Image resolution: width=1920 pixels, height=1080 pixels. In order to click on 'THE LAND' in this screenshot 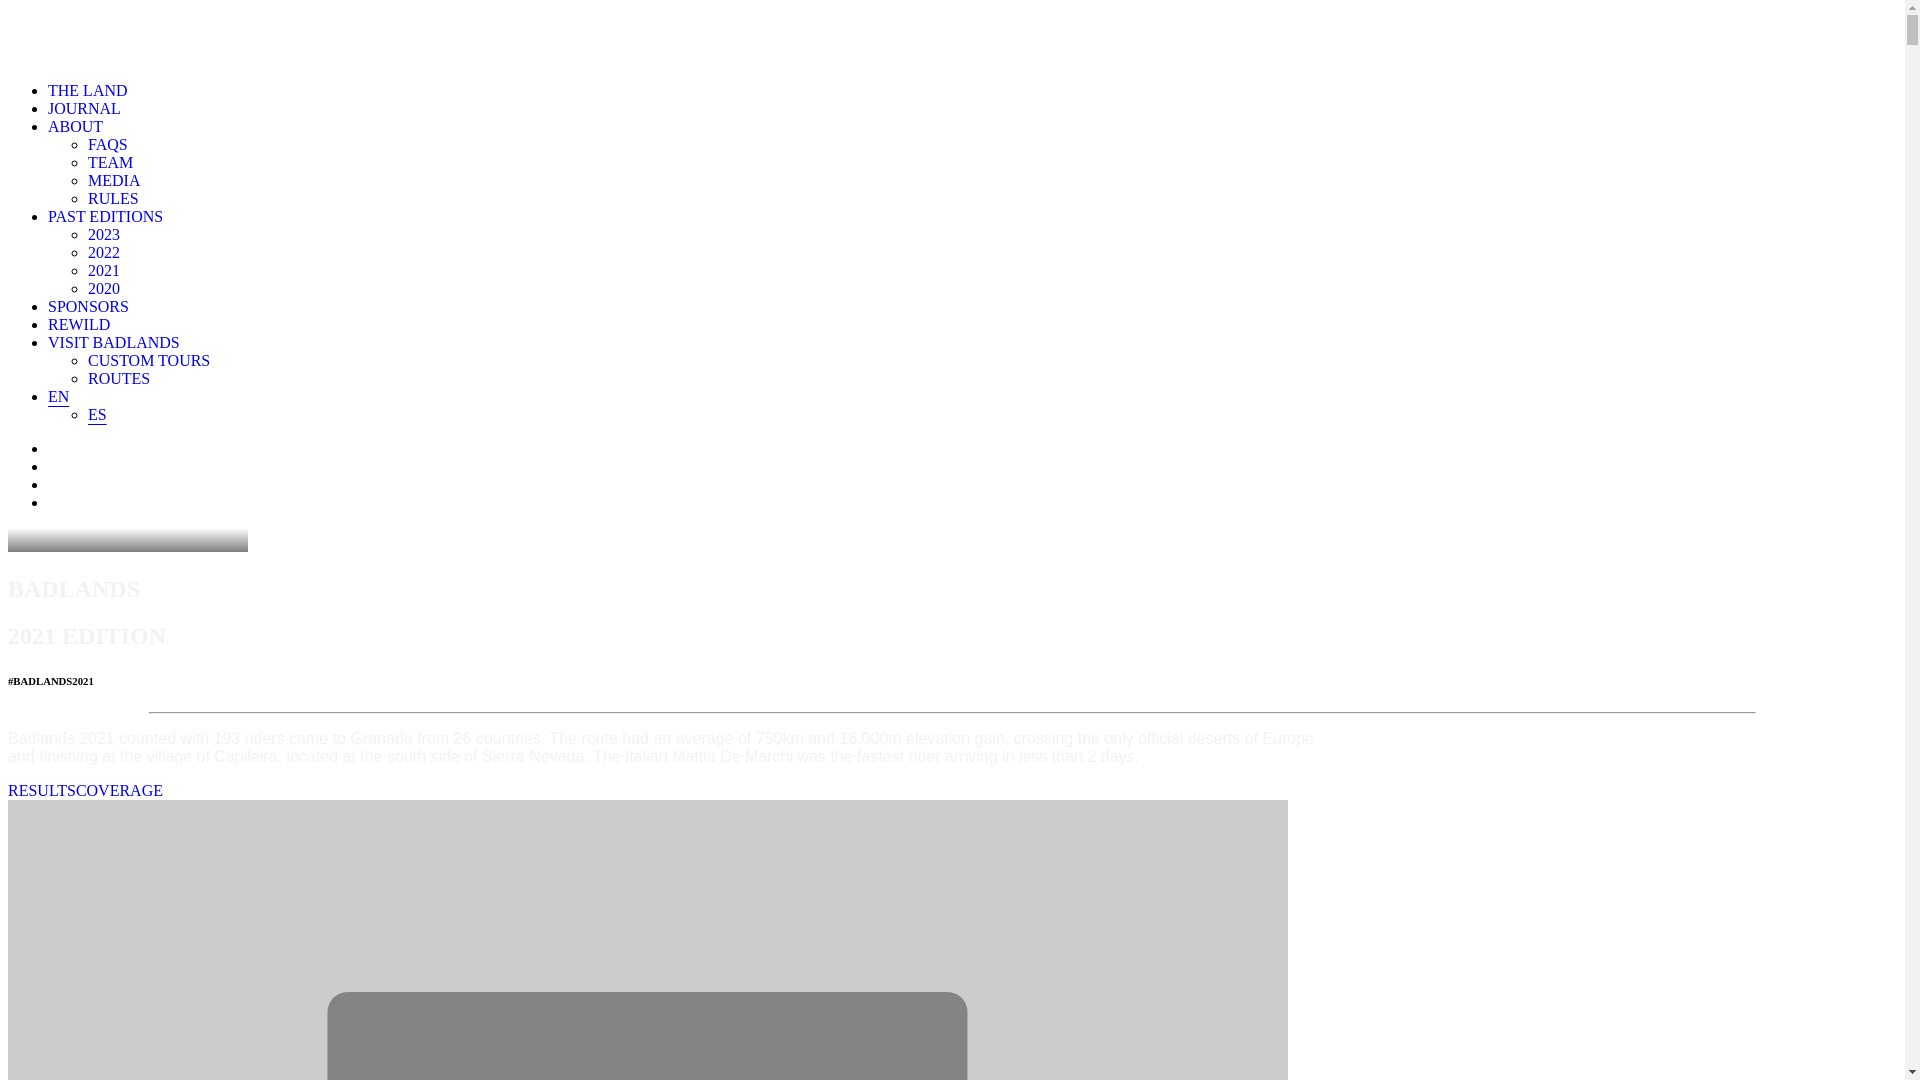, I will do `click(86, 90)`.